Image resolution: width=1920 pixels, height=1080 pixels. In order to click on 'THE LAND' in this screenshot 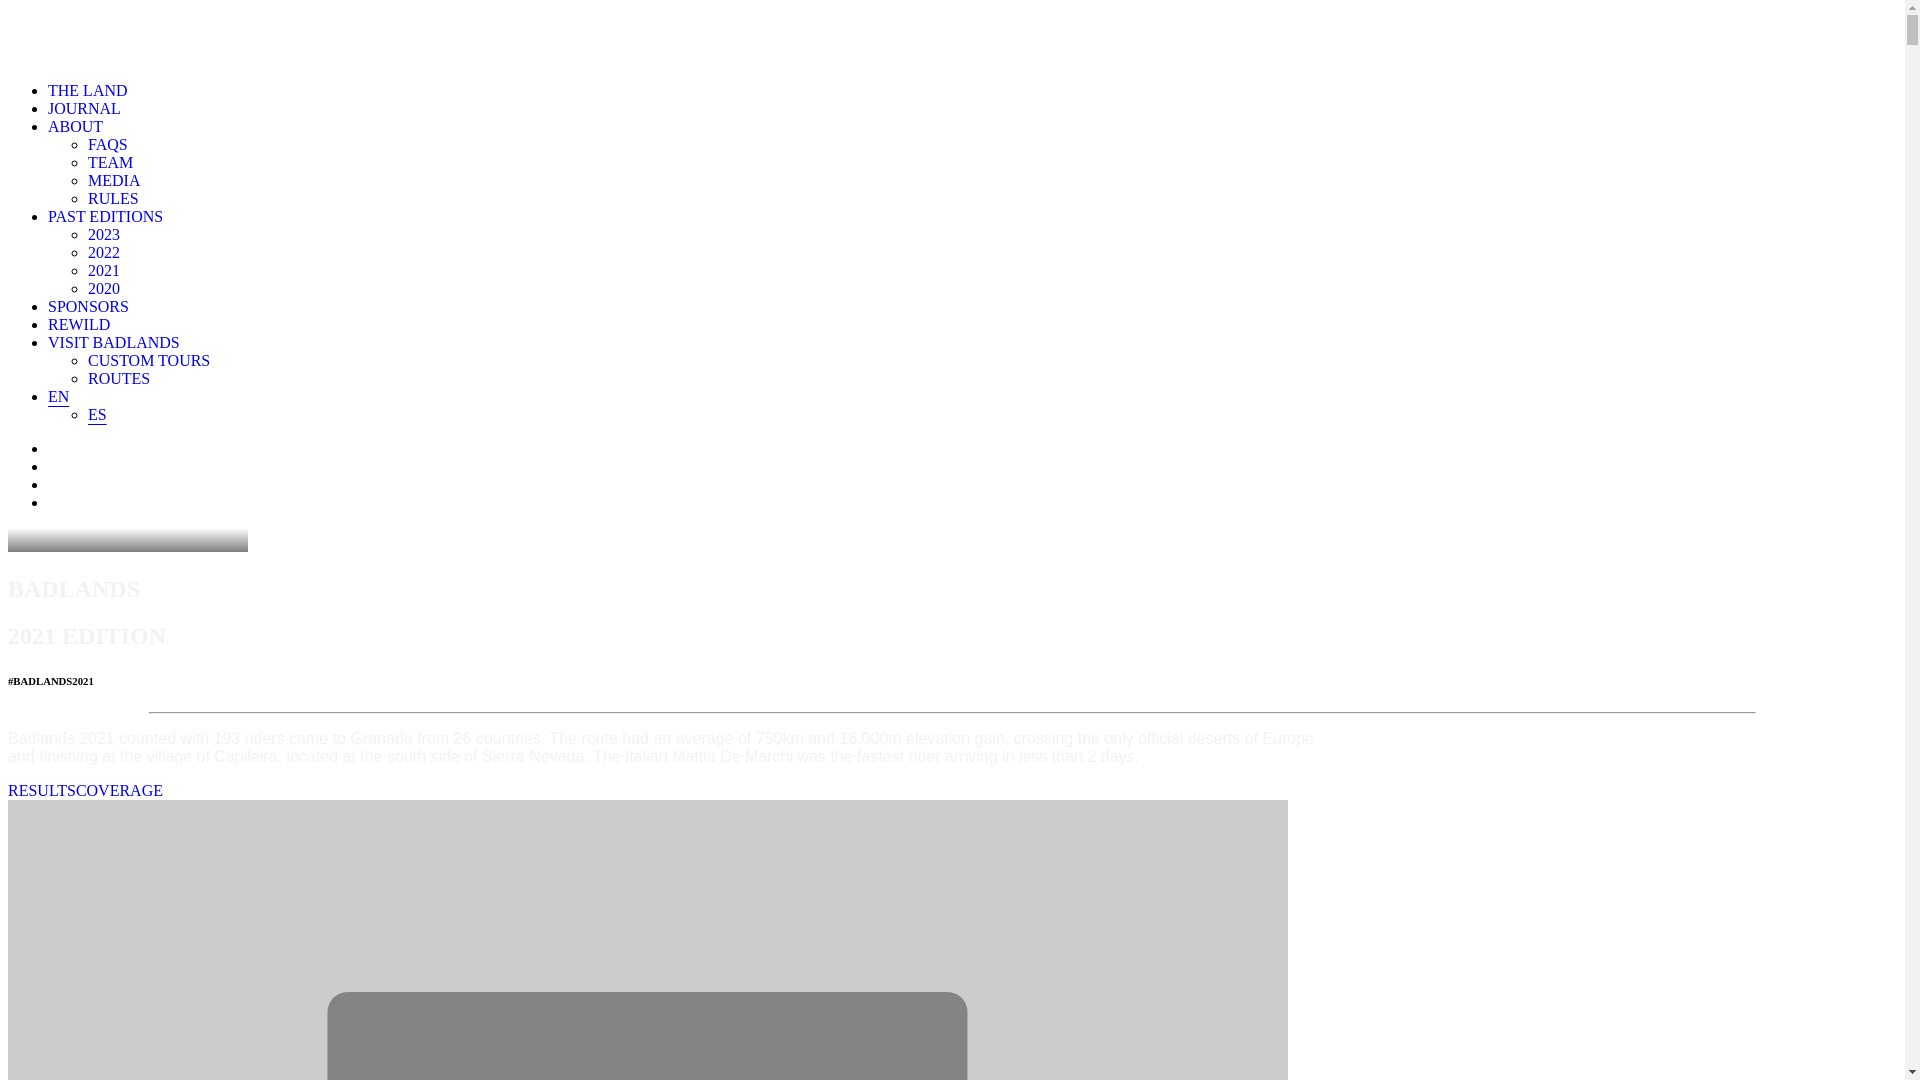, I will do `click(86, 90)`.